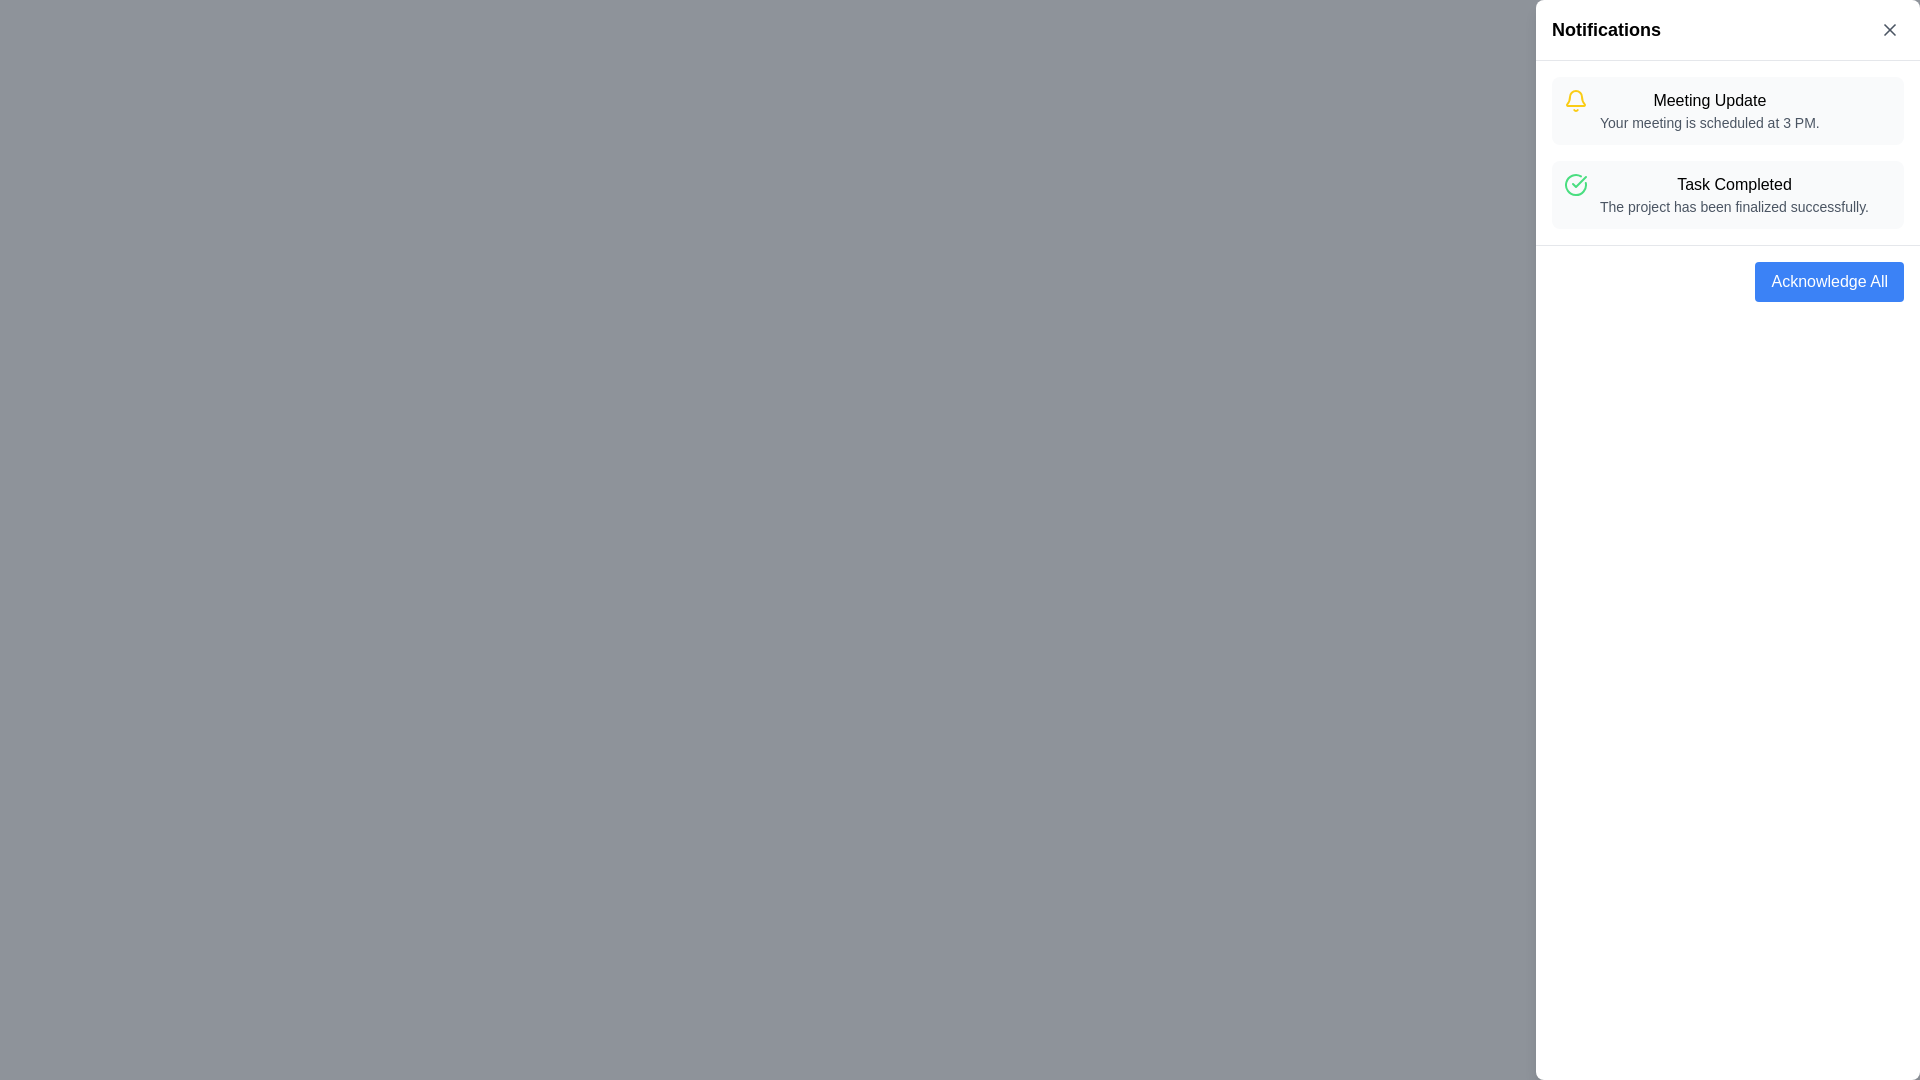  What do you see at coordinates (1889, 30) in the screenshot?
I see `the close button located at the top-right corner of the notifications panel to activate hover effects` at bounding box center [1889, 30].